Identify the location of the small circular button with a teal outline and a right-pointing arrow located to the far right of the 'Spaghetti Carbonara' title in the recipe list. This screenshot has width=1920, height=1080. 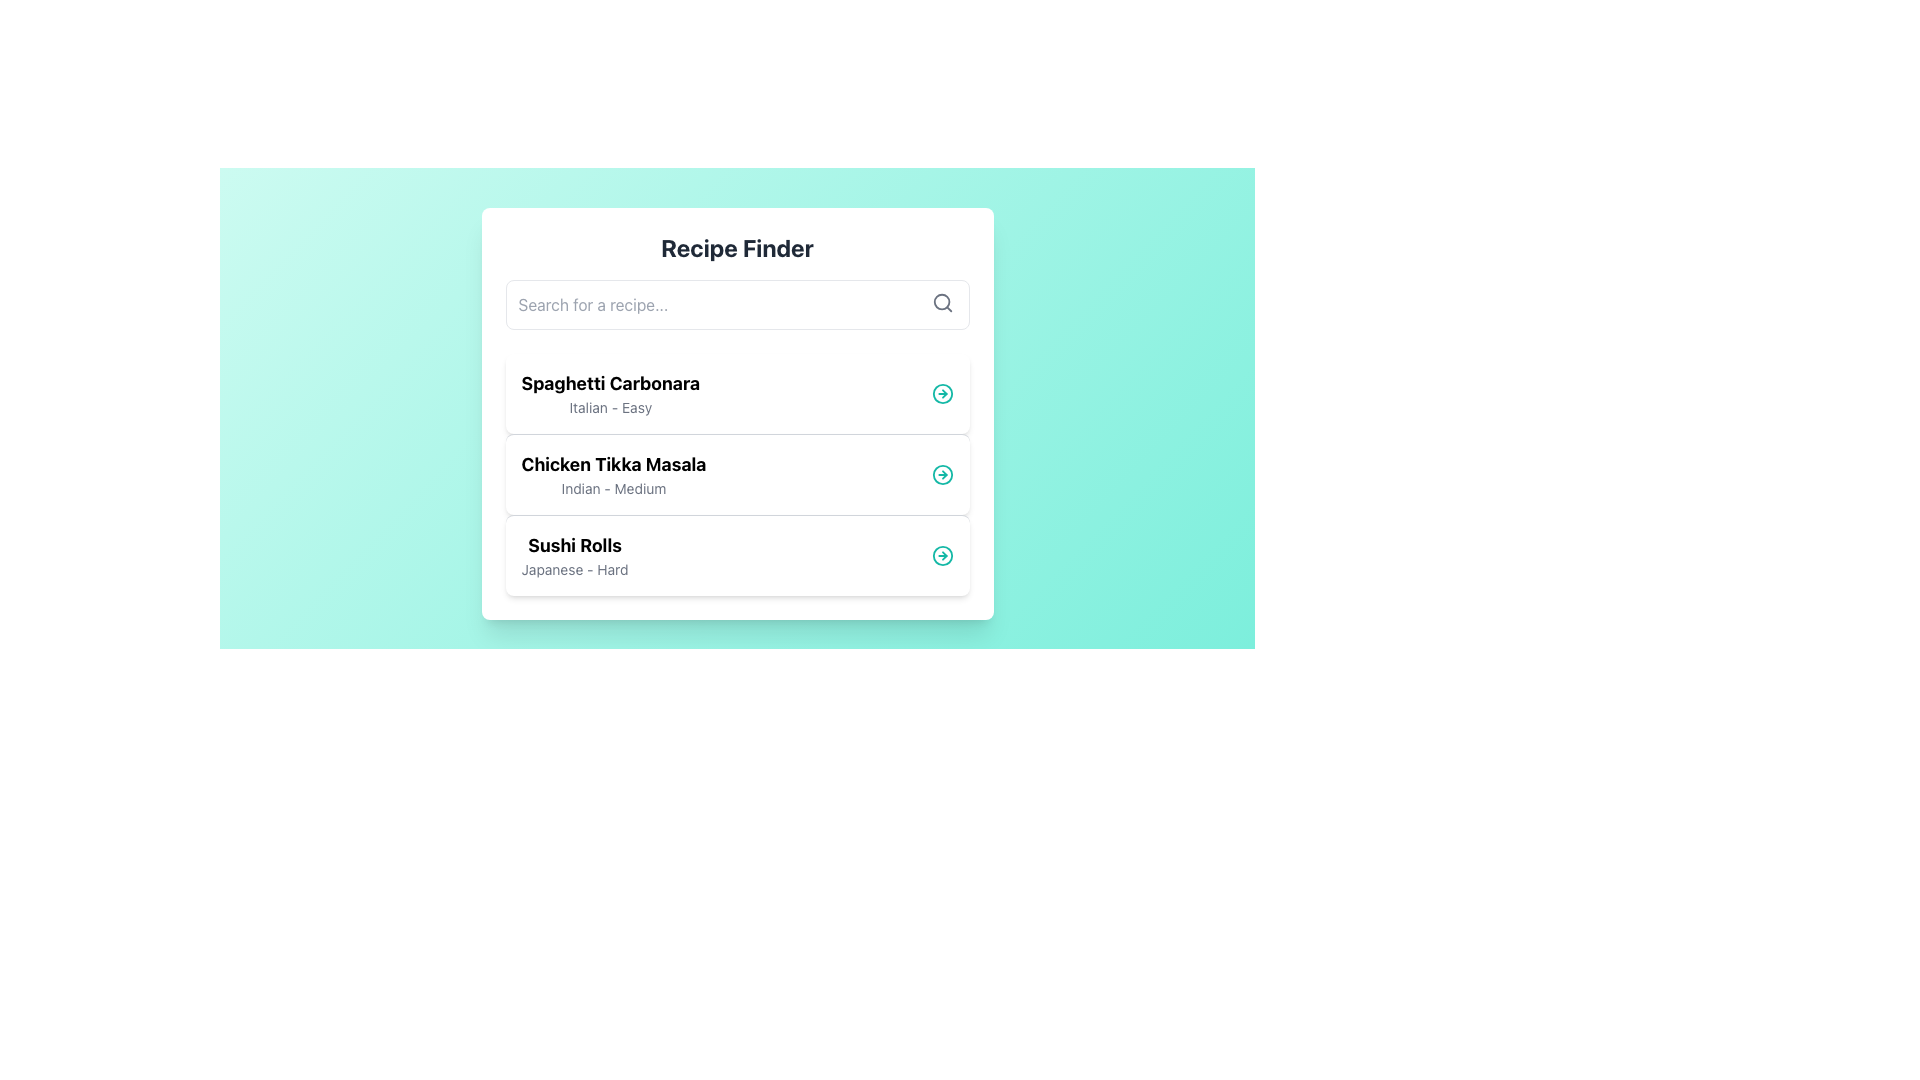
(941, 393).